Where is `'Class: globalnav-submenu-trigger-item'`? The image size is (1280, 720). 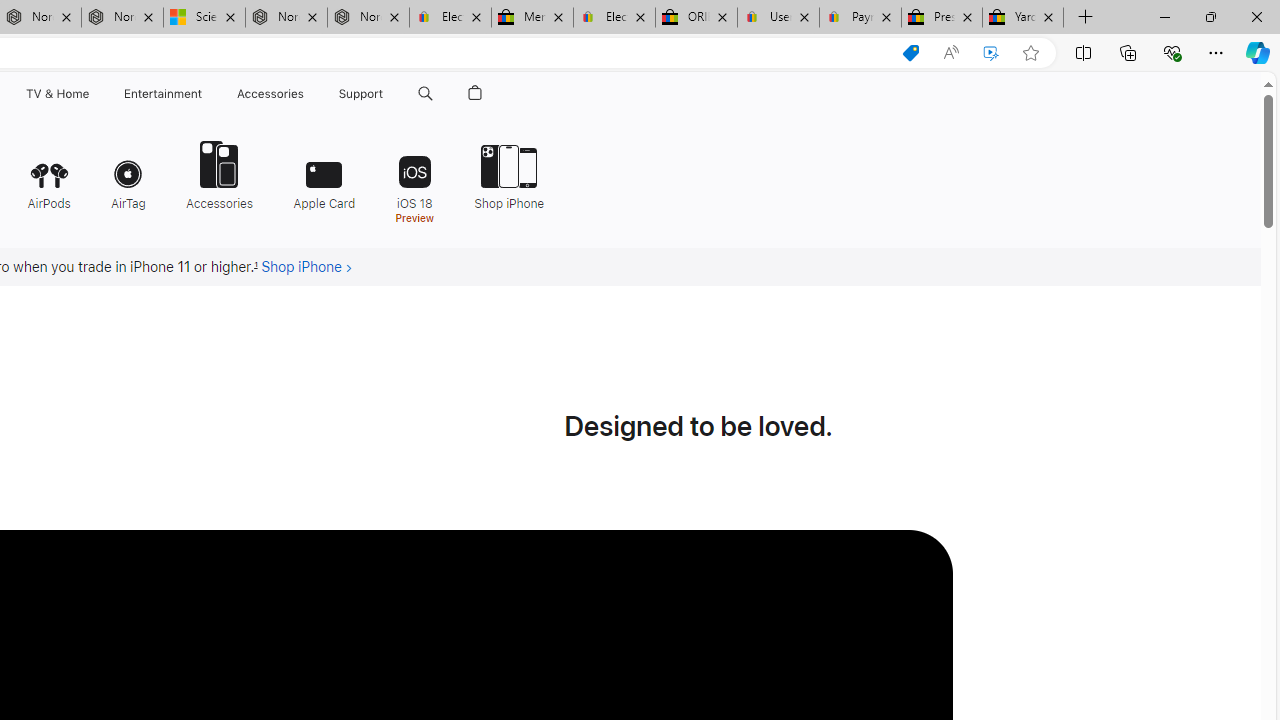
'Class: globalnav-submenu-trigger-item' is located at coordinates (387, 93).